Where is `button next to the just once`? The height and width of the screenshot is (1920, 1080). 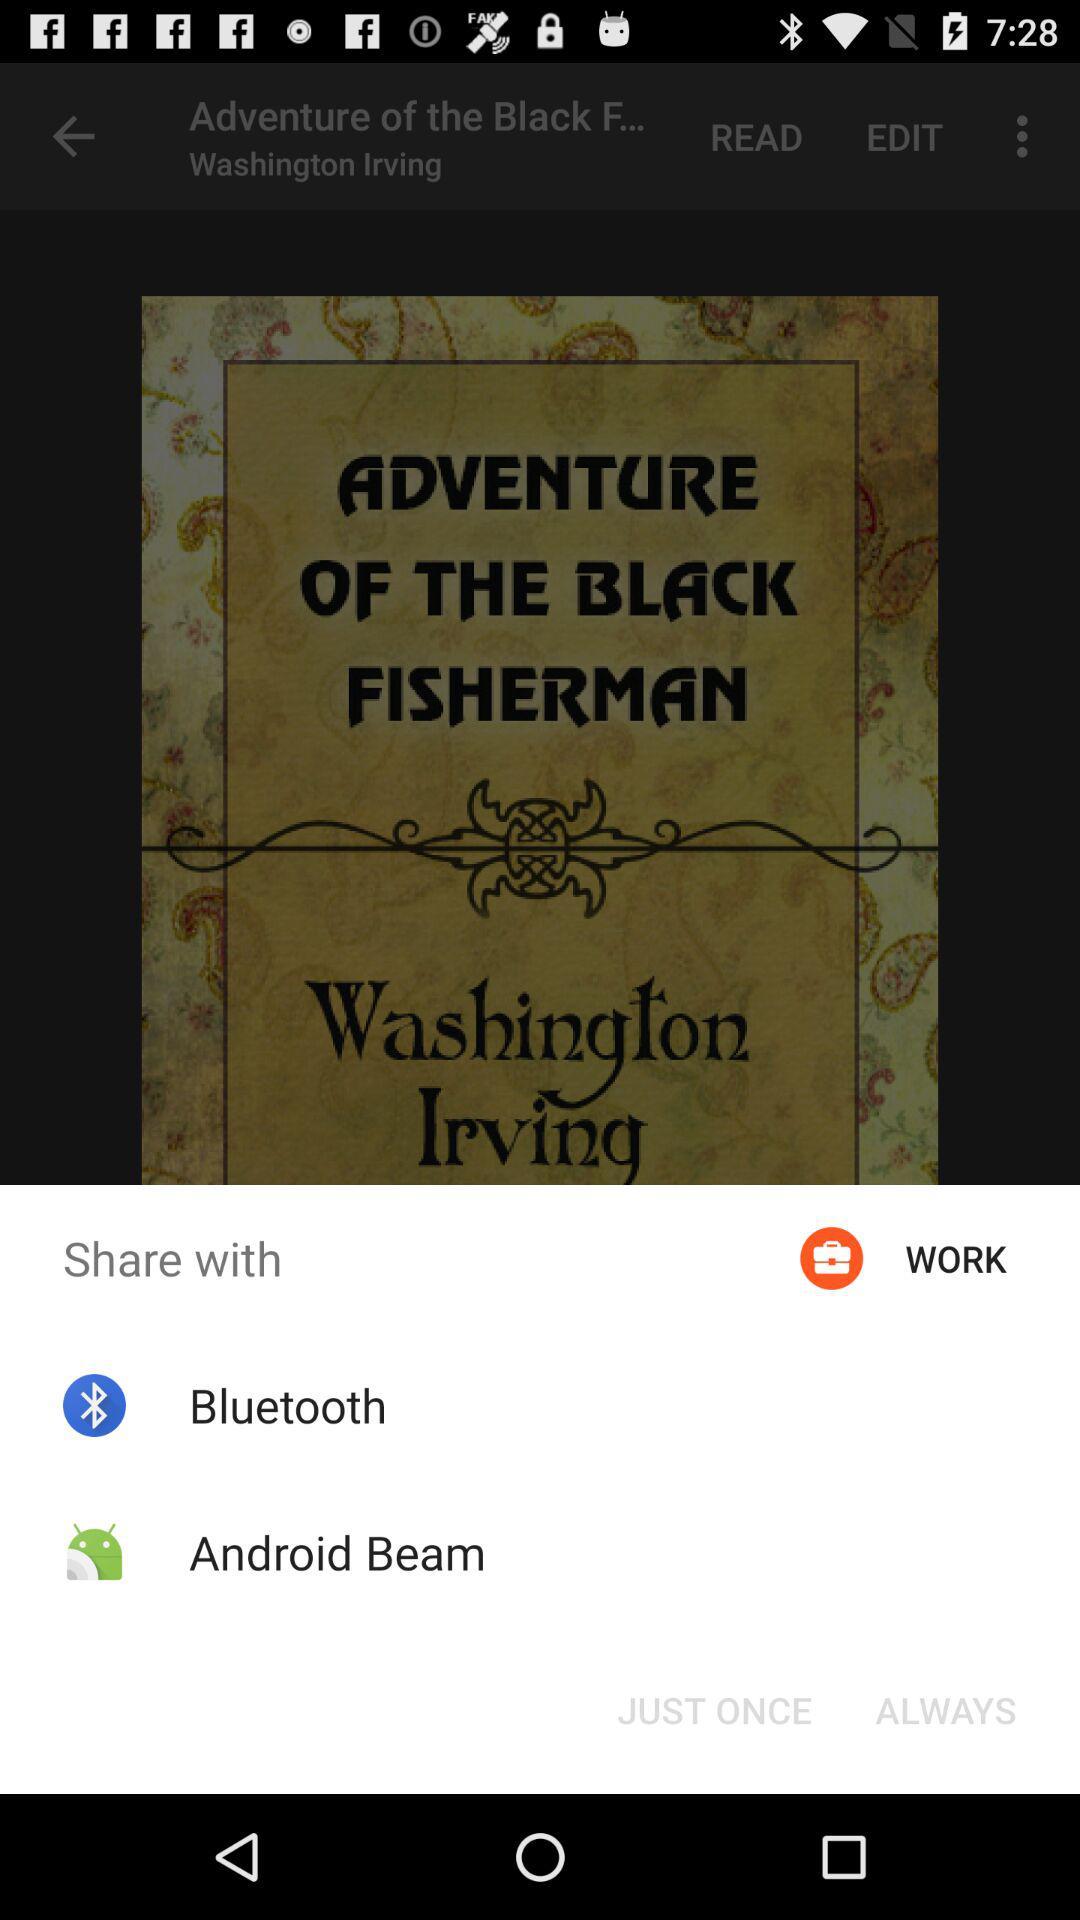
button next to the just once is located at coordinates (945, 1708).